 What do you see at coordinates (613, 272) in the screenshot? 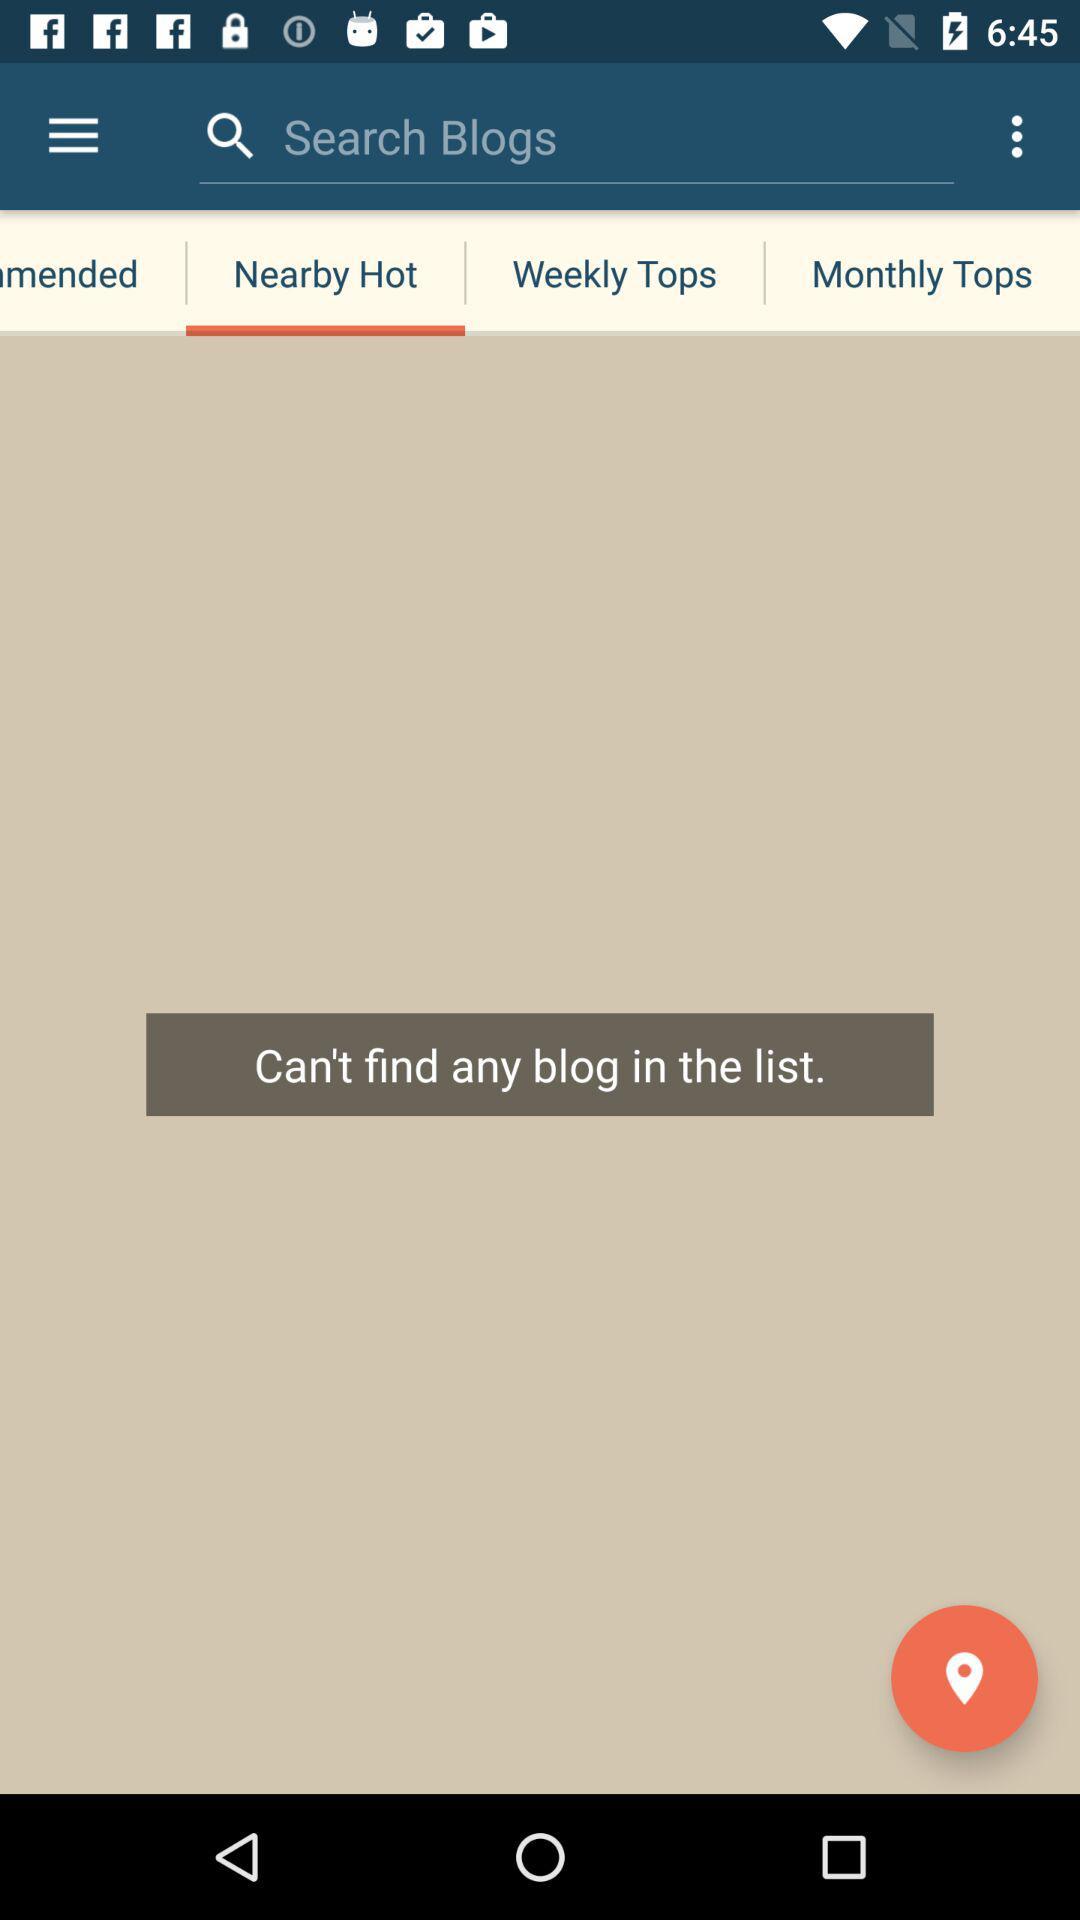
I see `the item to the left of the monthly tops item` at bounding box center [613, 272].